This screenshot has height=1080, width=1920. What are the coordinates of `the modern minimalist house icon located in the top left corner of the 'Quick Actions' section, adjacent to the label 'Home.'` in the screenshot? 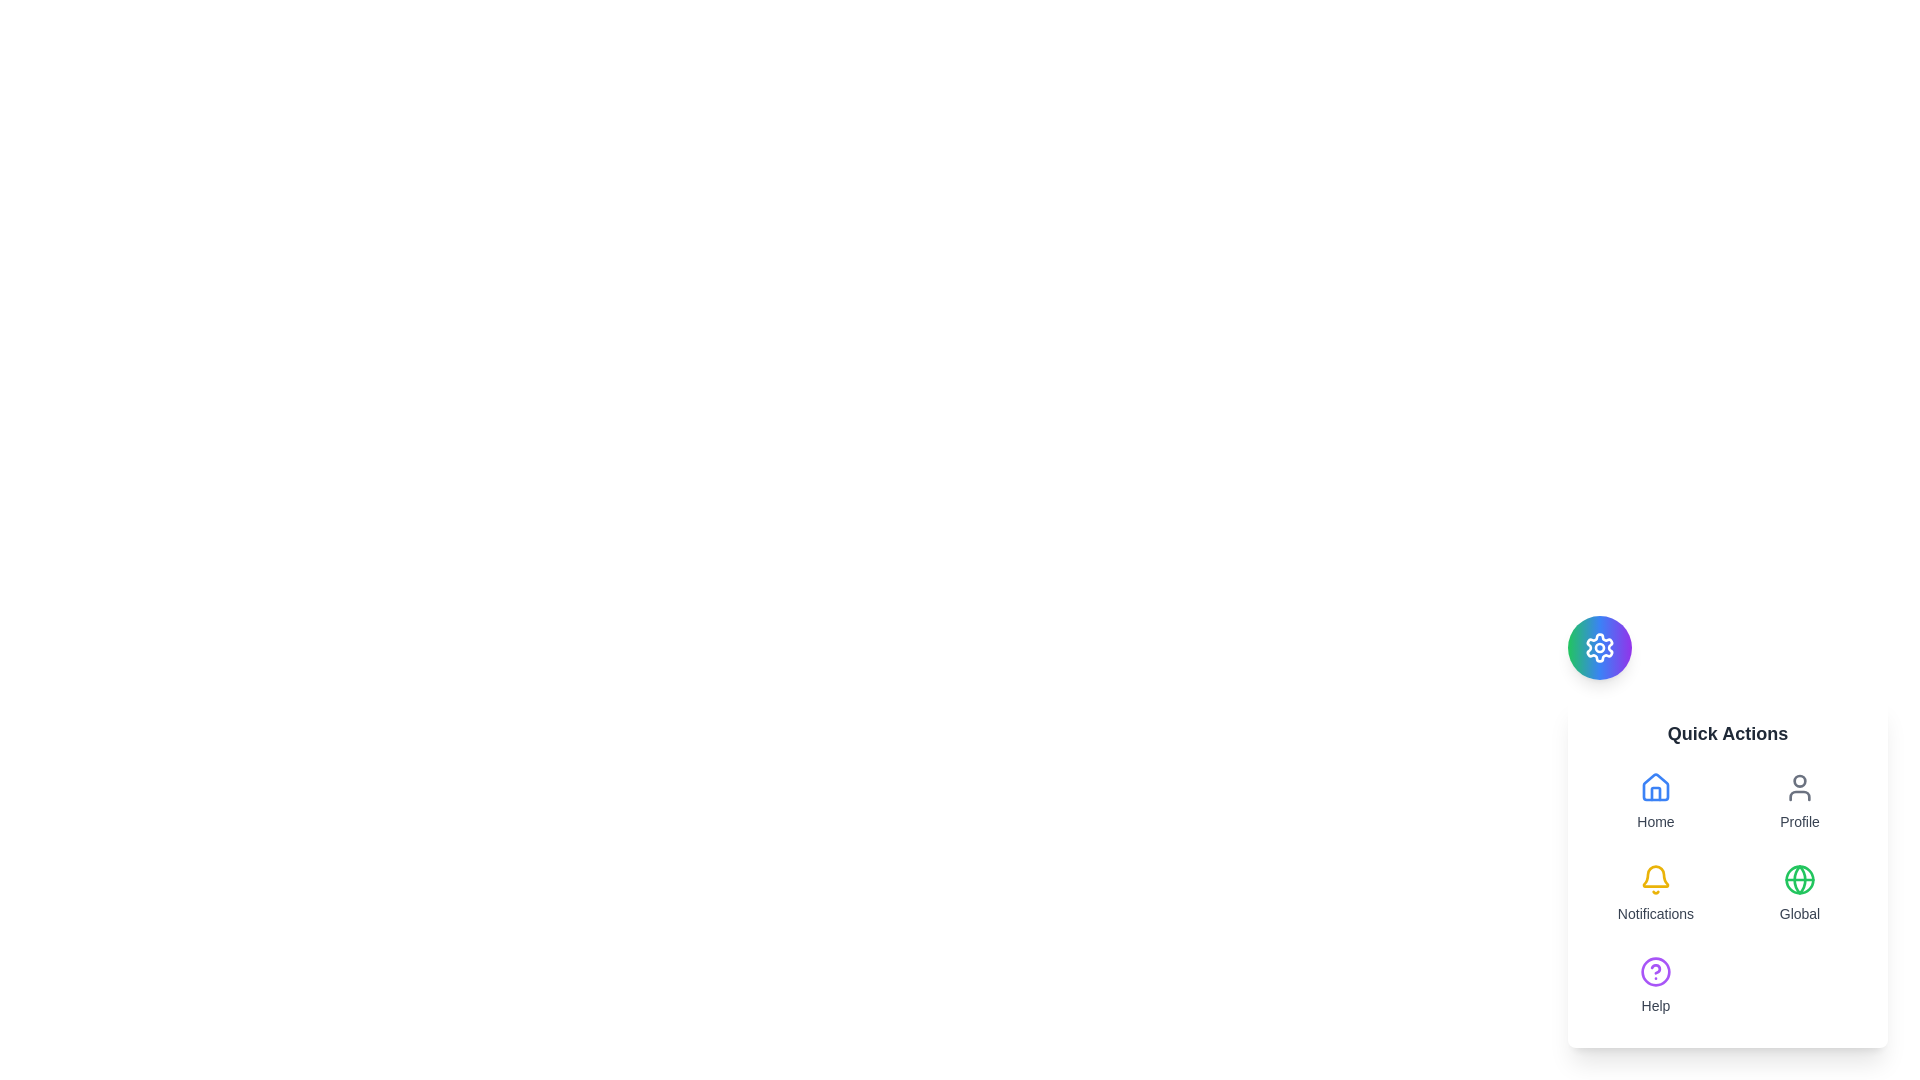 It's located at (1656, 785).